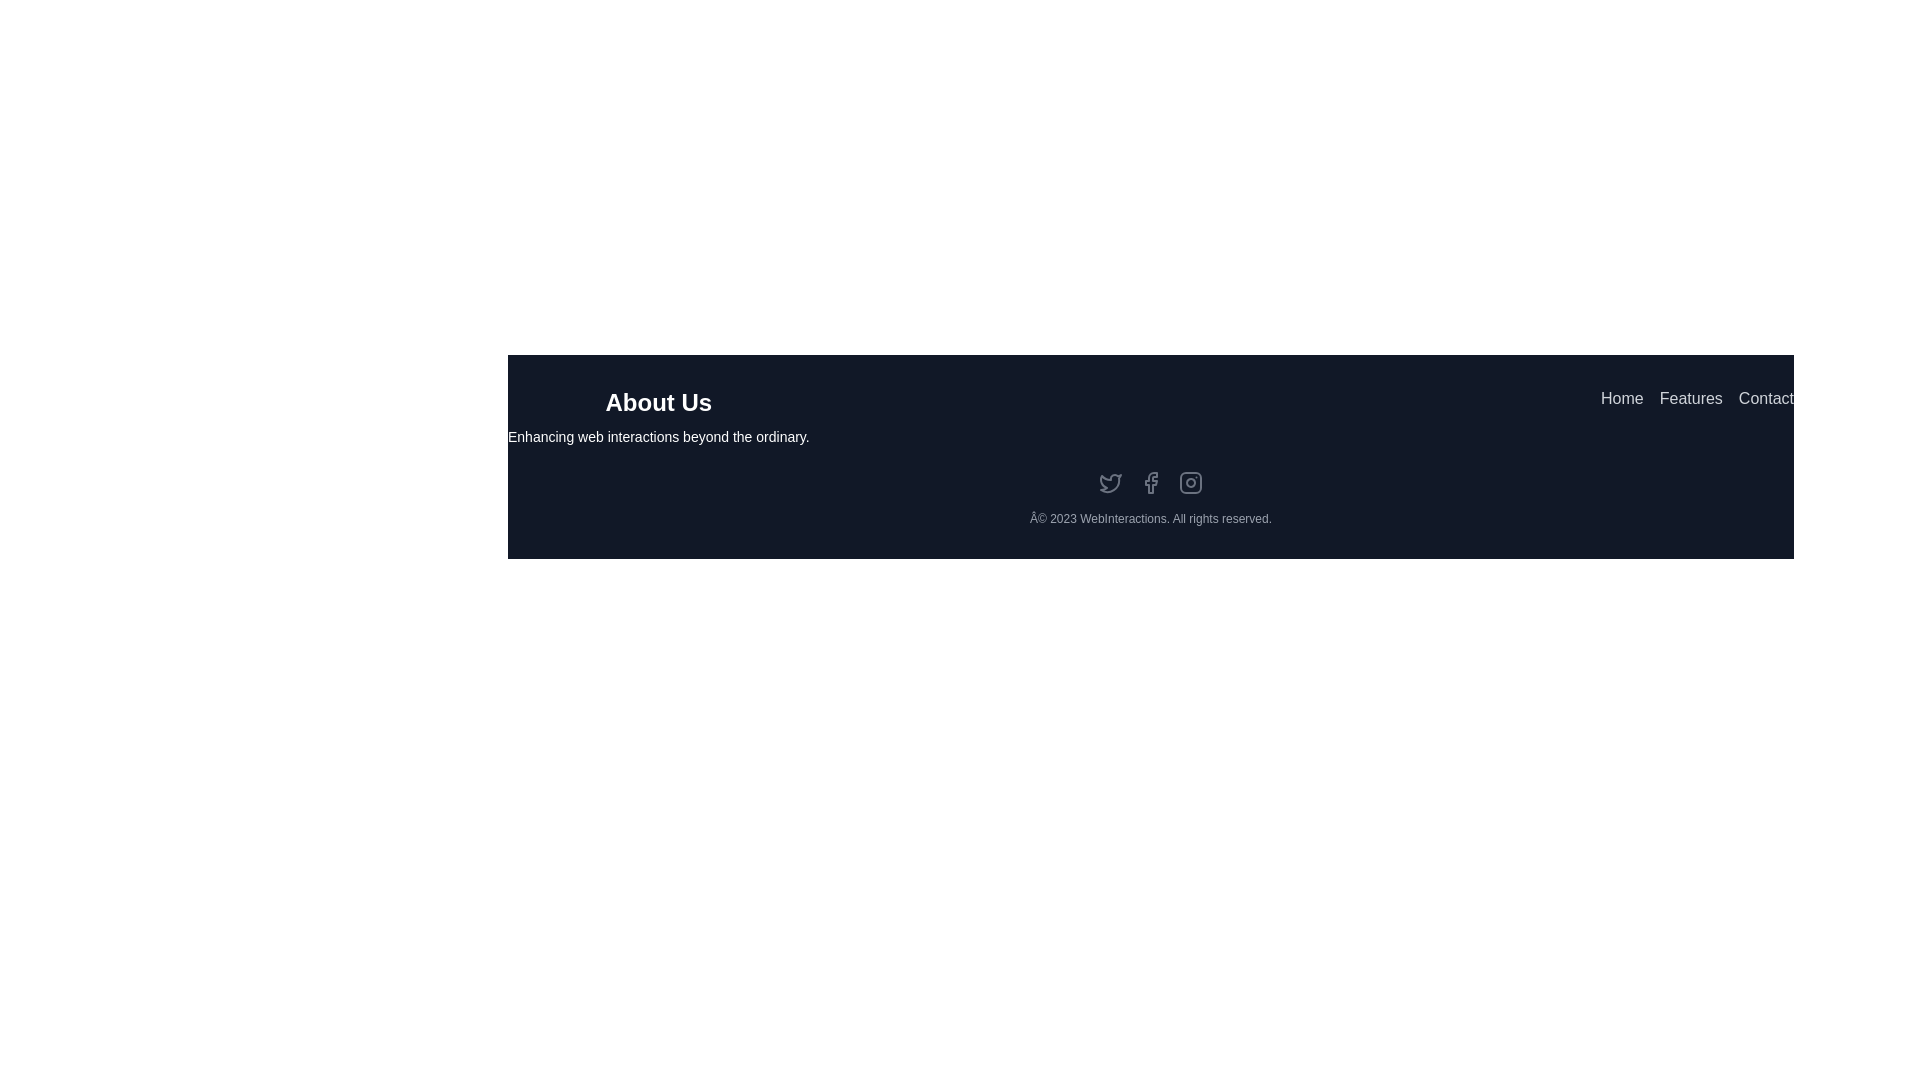  I want to click on the Instagram icon button, which is a gray rounded square with a circular camera lens, so click(1190, 482).